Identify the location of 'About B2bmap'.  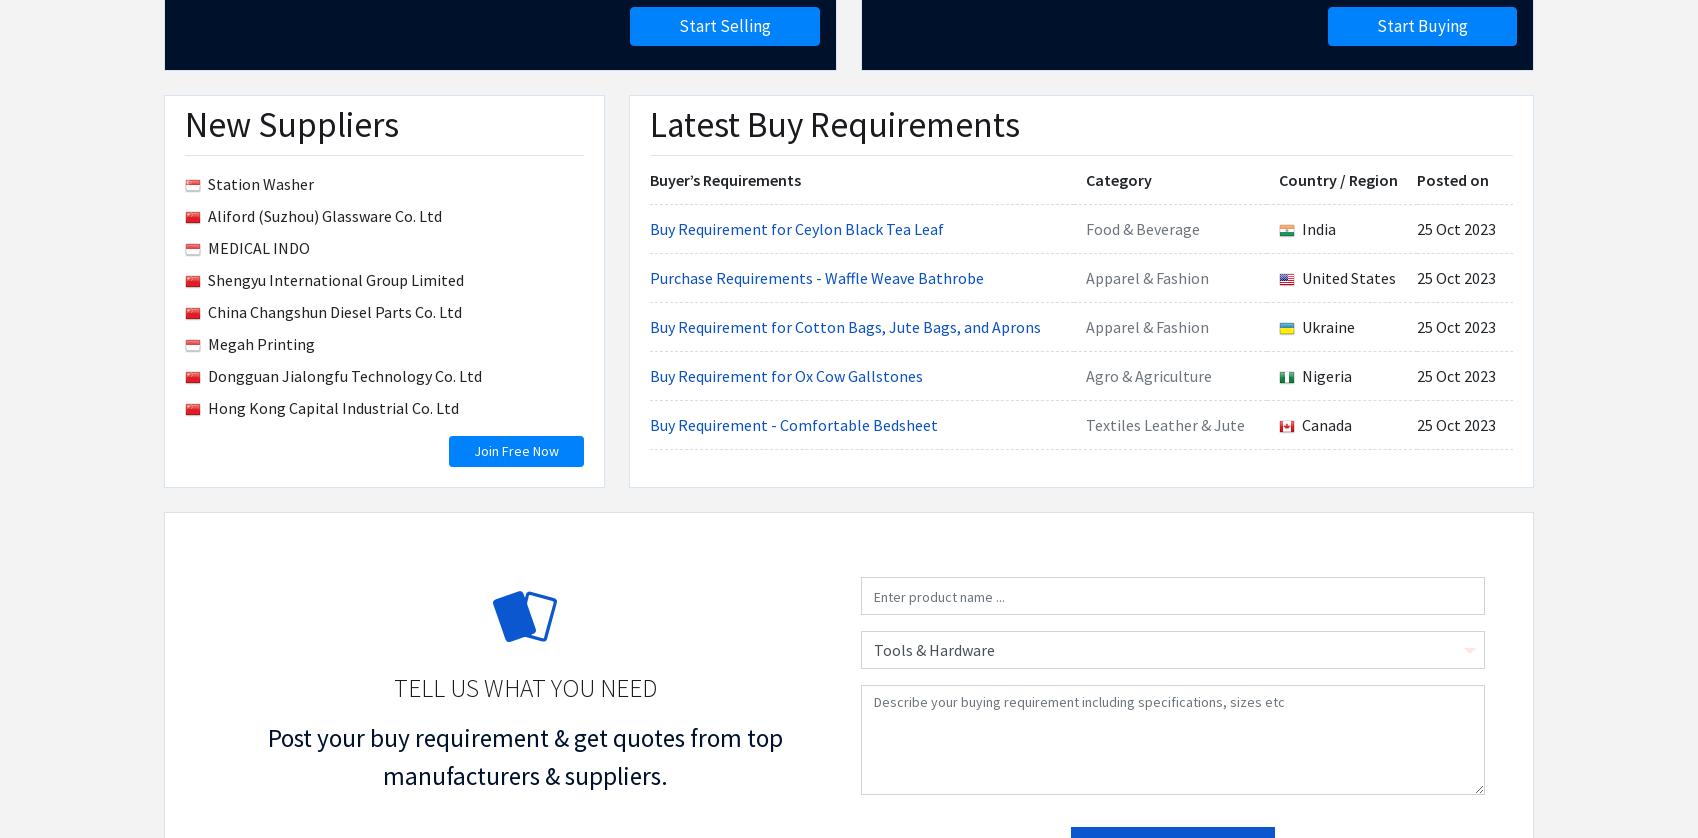
(206, 72).